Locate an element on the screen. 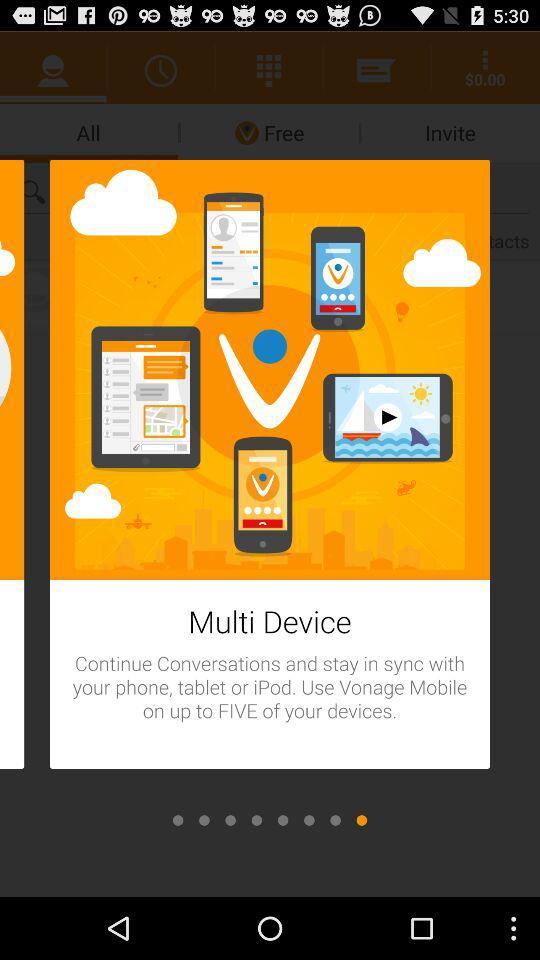 The width and height of the screenshot is (540, 960). scroll to next option is located at coordinates (229, 820).